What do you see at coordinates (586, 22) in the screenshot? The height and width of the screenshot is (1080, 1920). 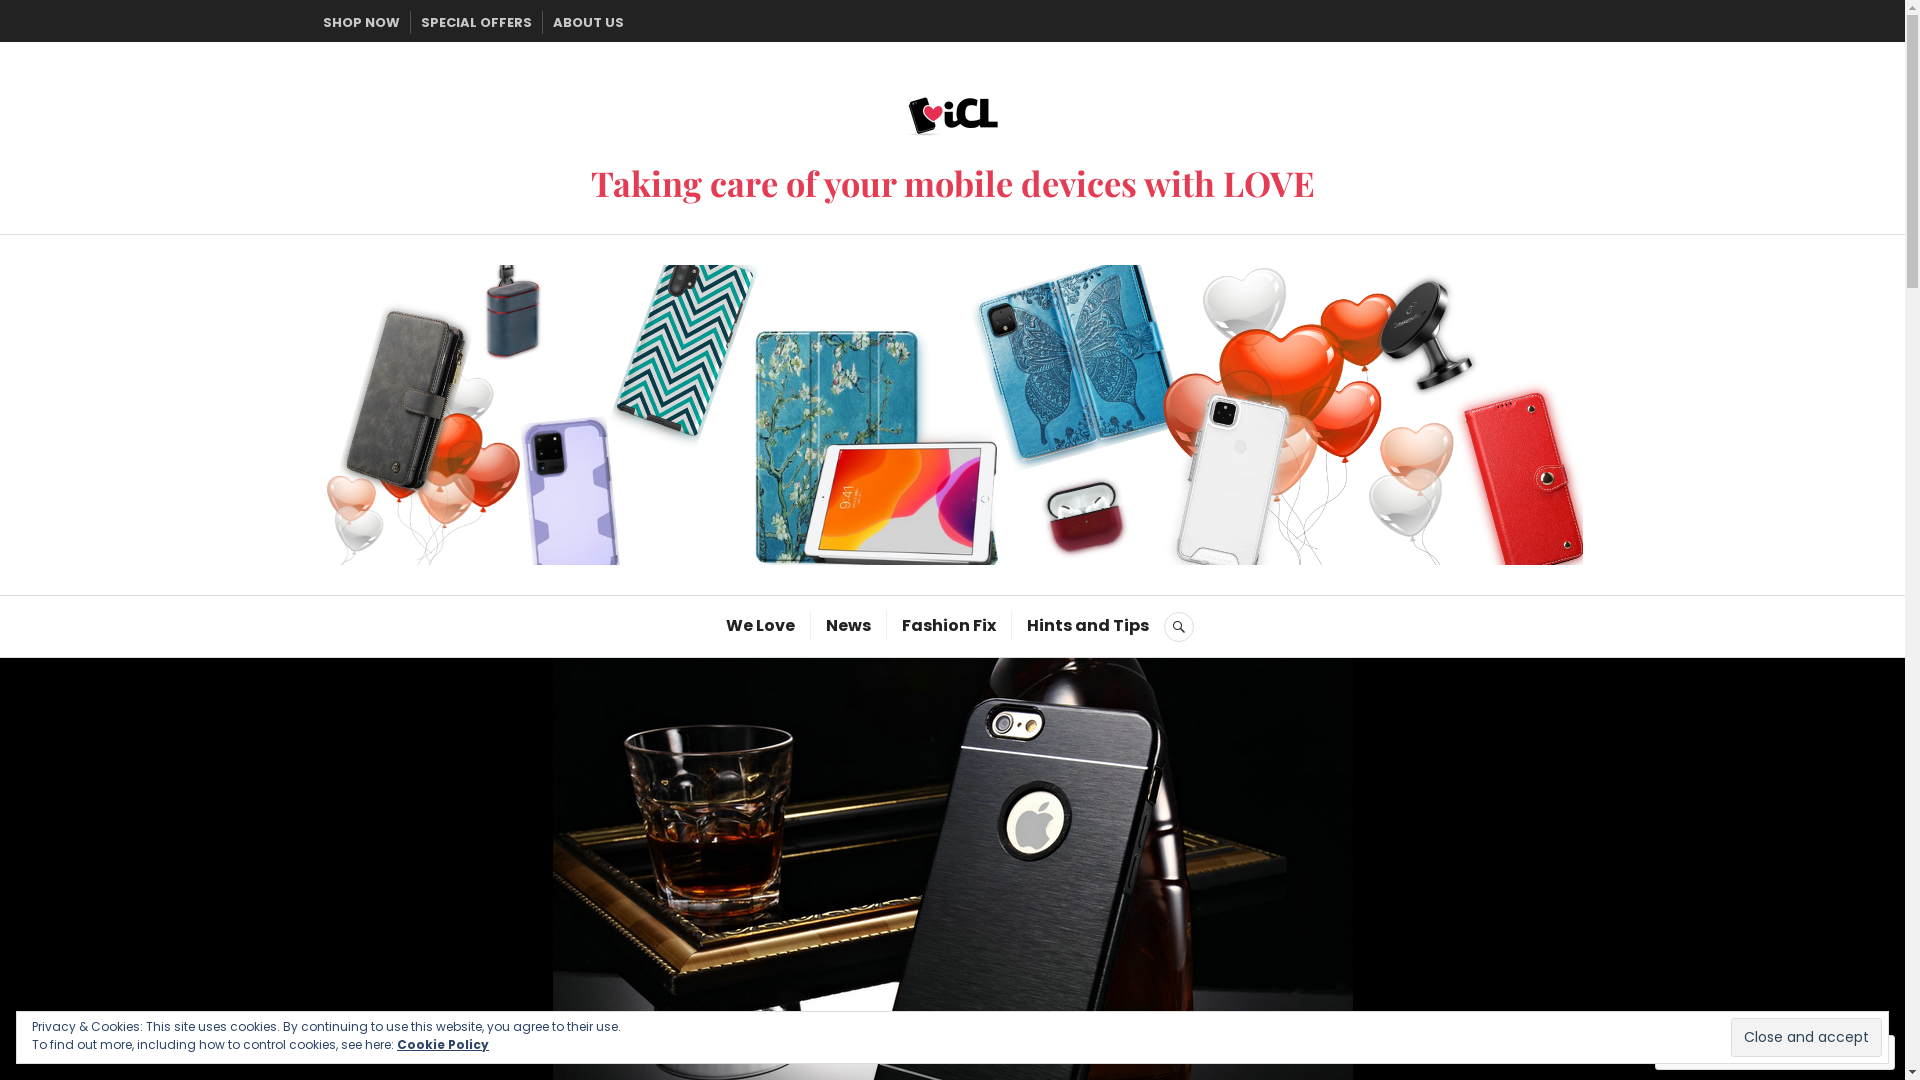 I see `'ABOUT US'` at bounding box center [586, 22].